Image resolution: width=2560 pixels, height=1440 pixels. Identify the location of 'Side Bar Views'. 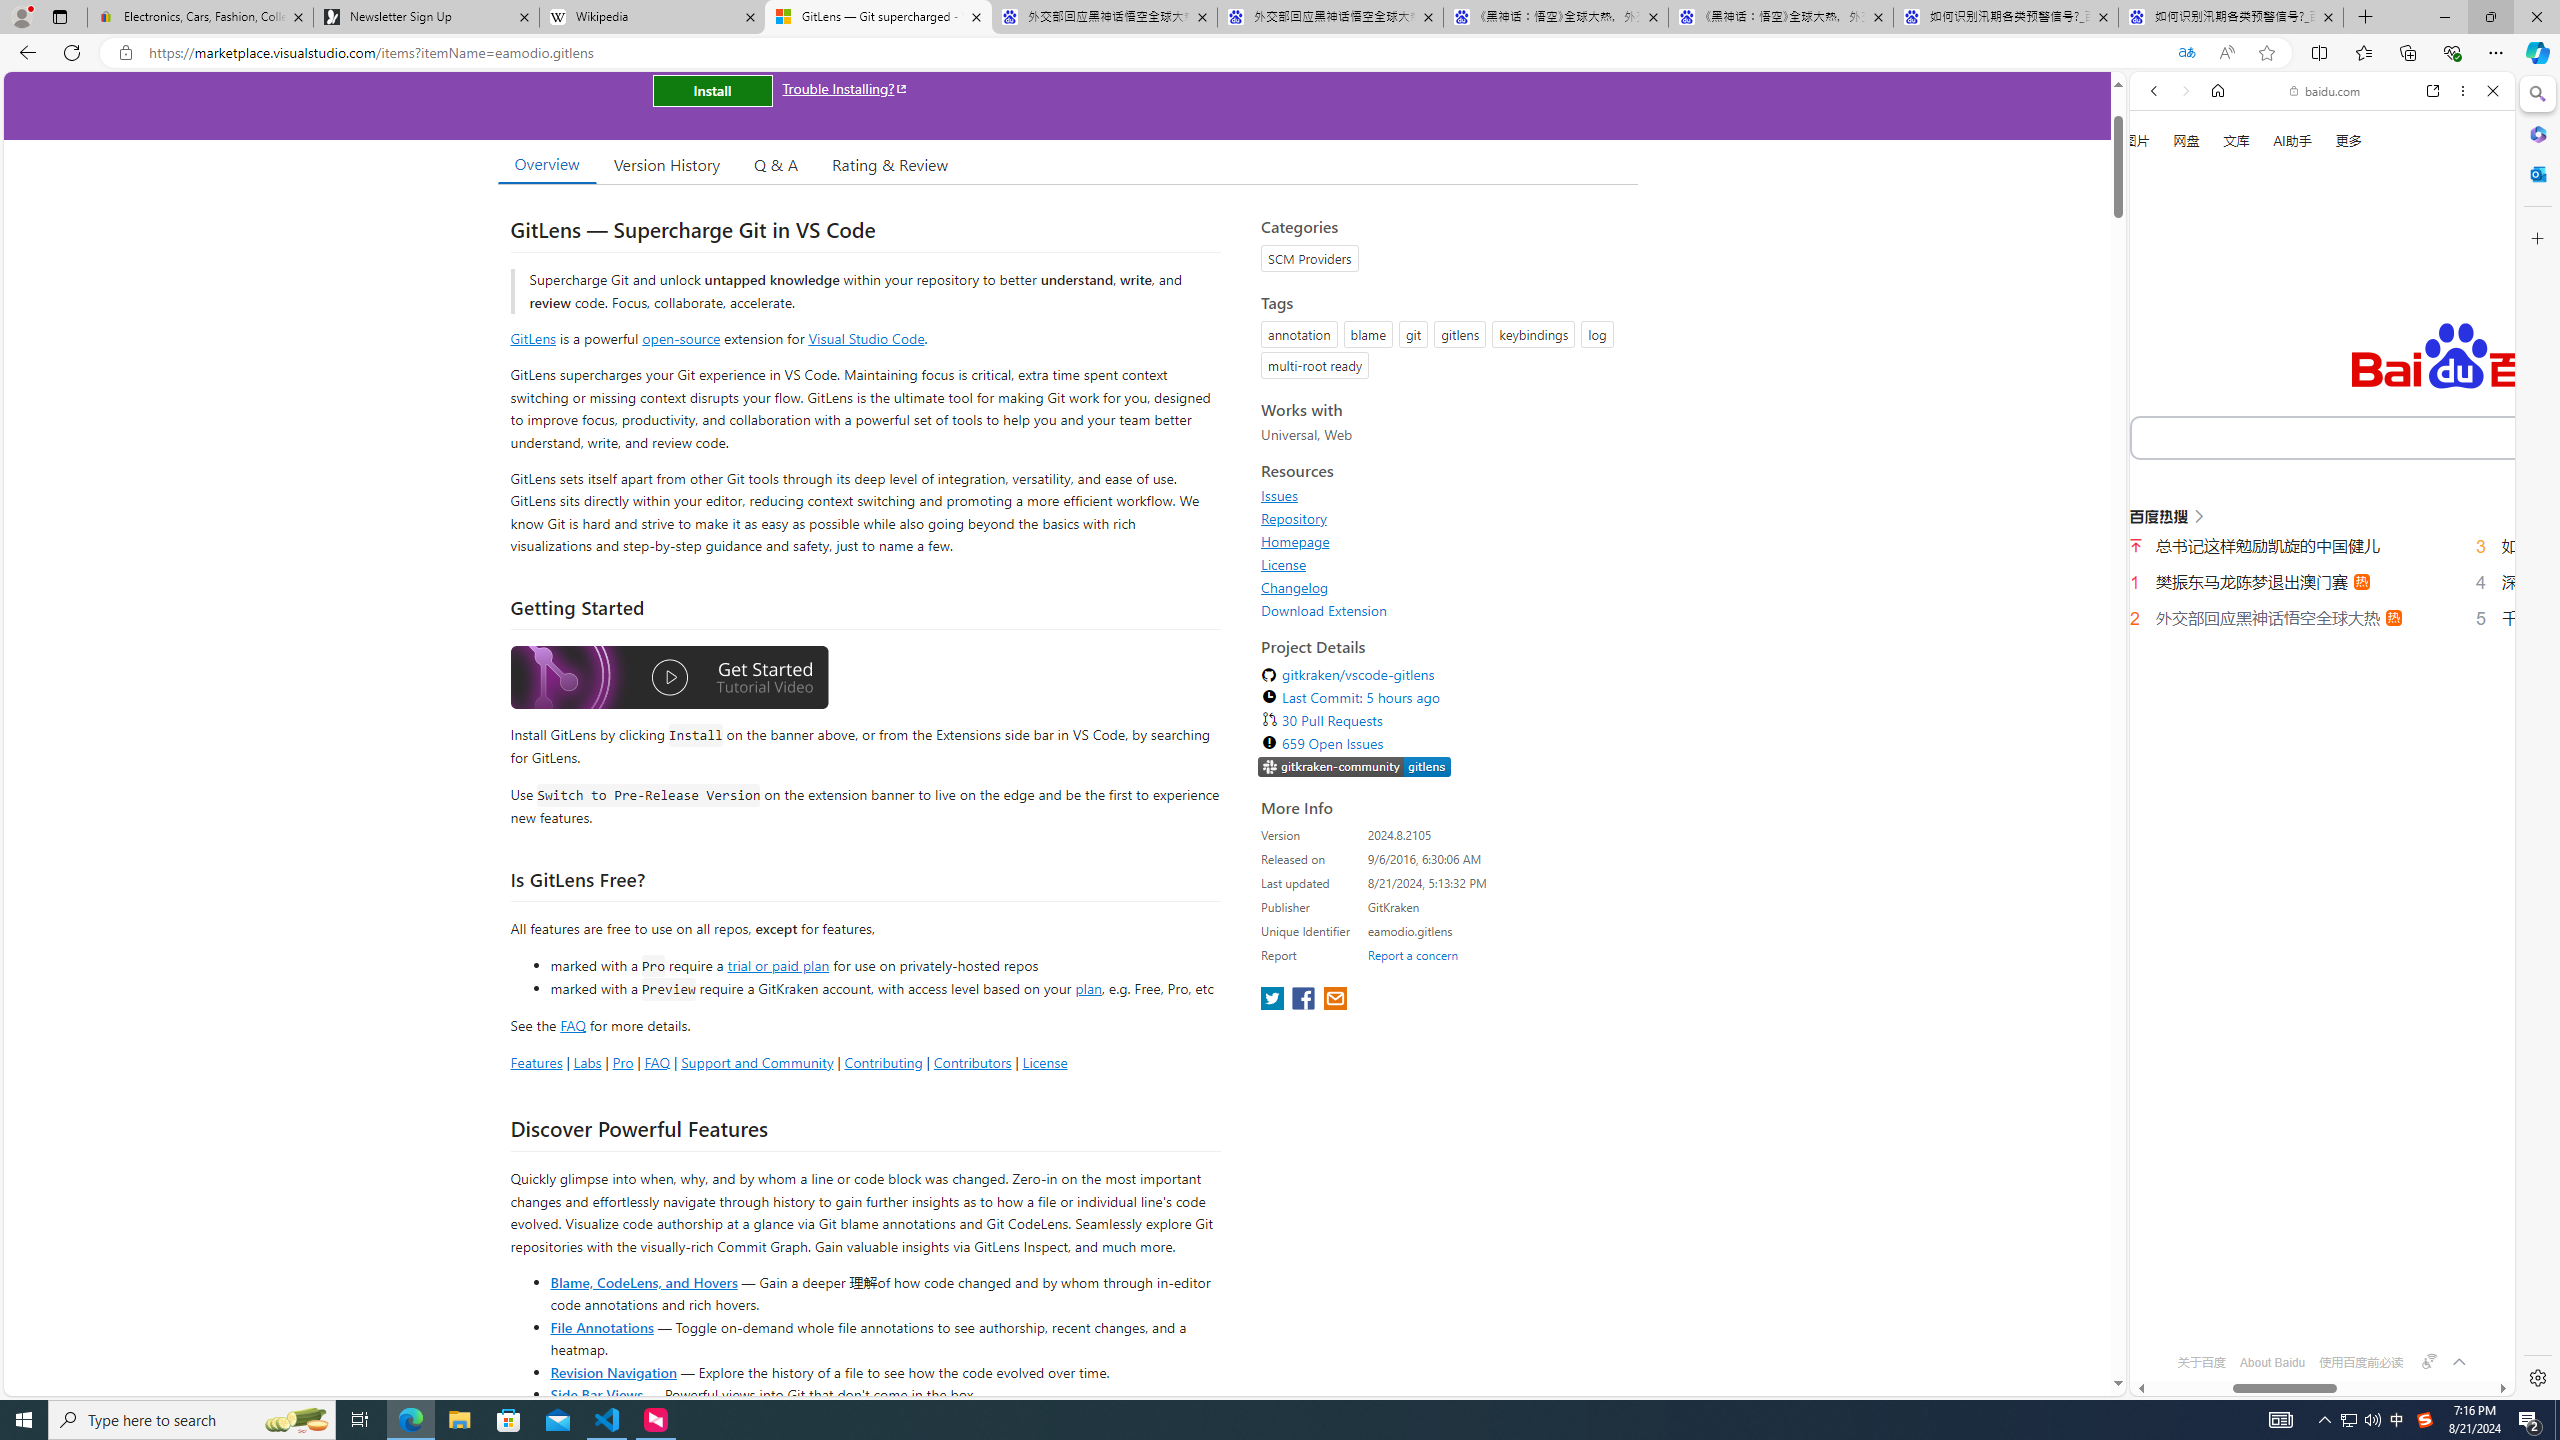
(595, 1393).